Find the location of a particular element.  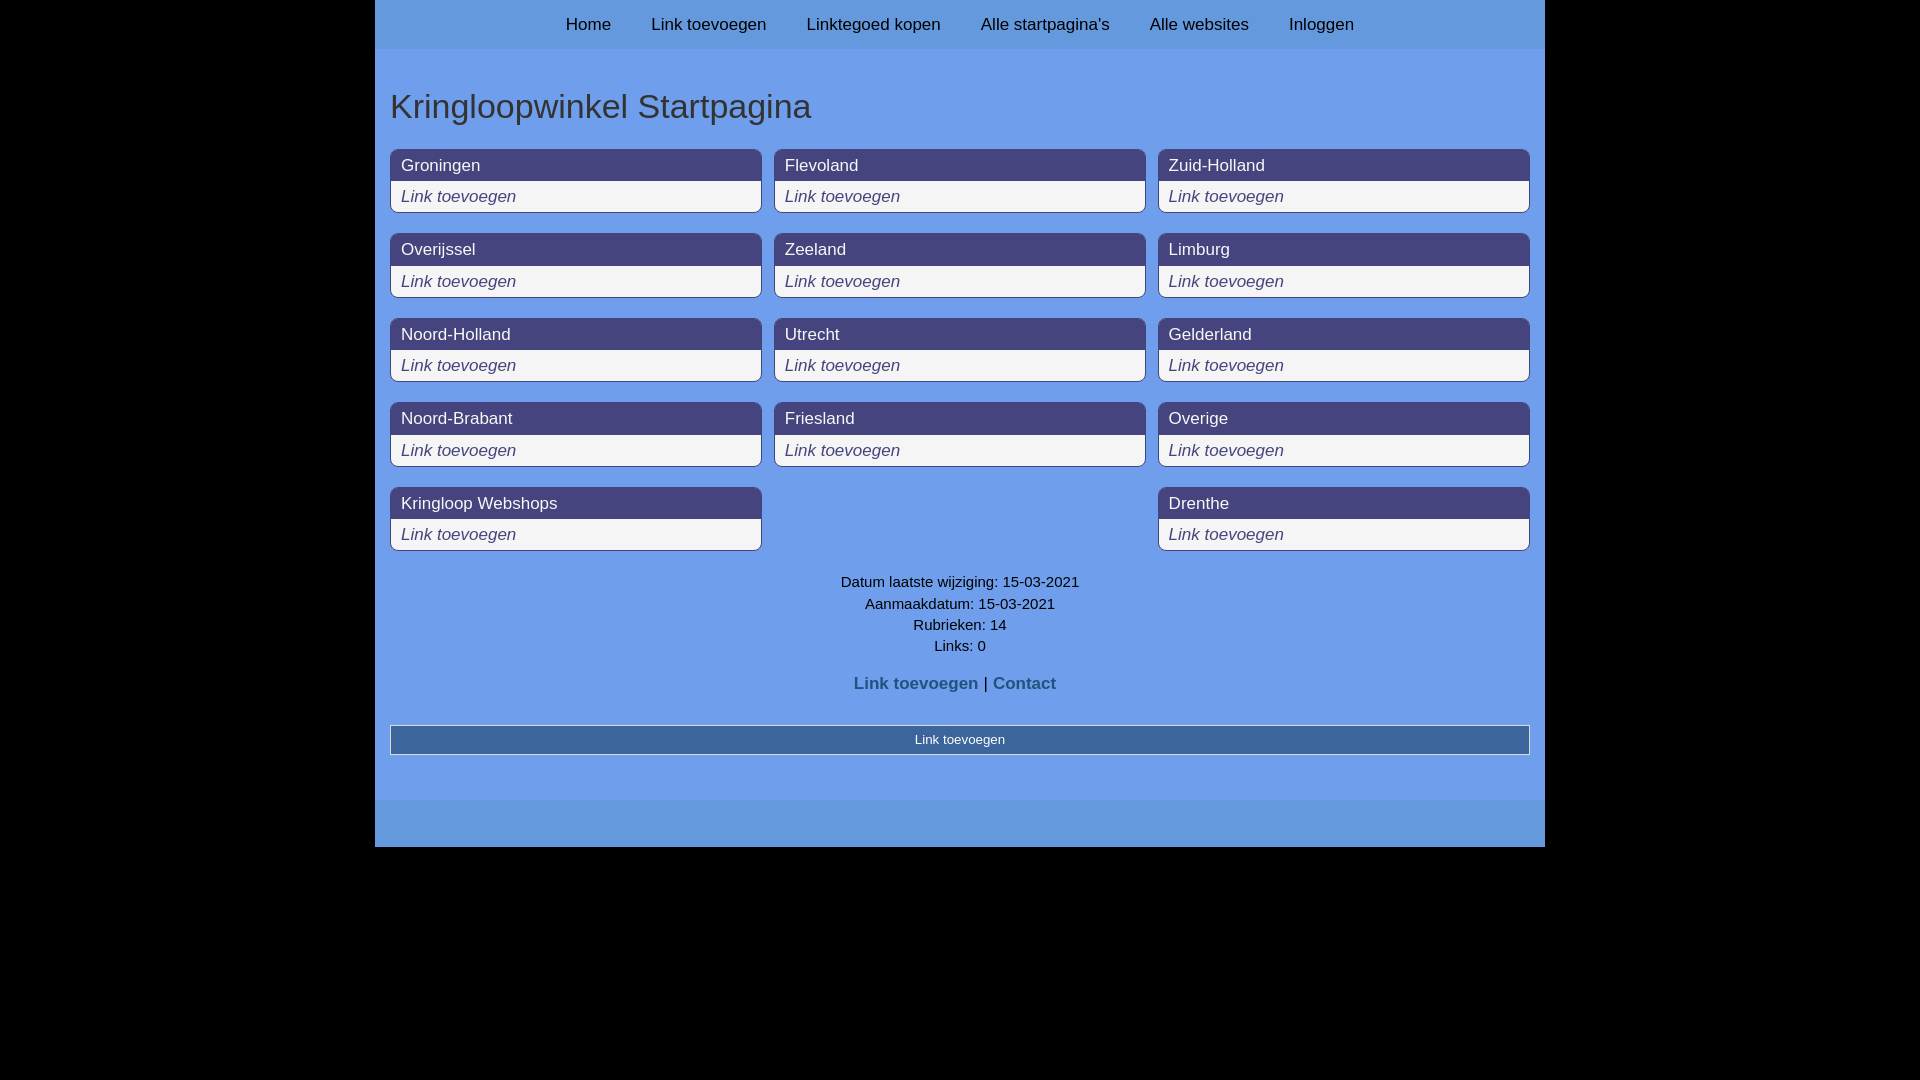

'Linktegoed kopen' is located at coordinates (873, 24).